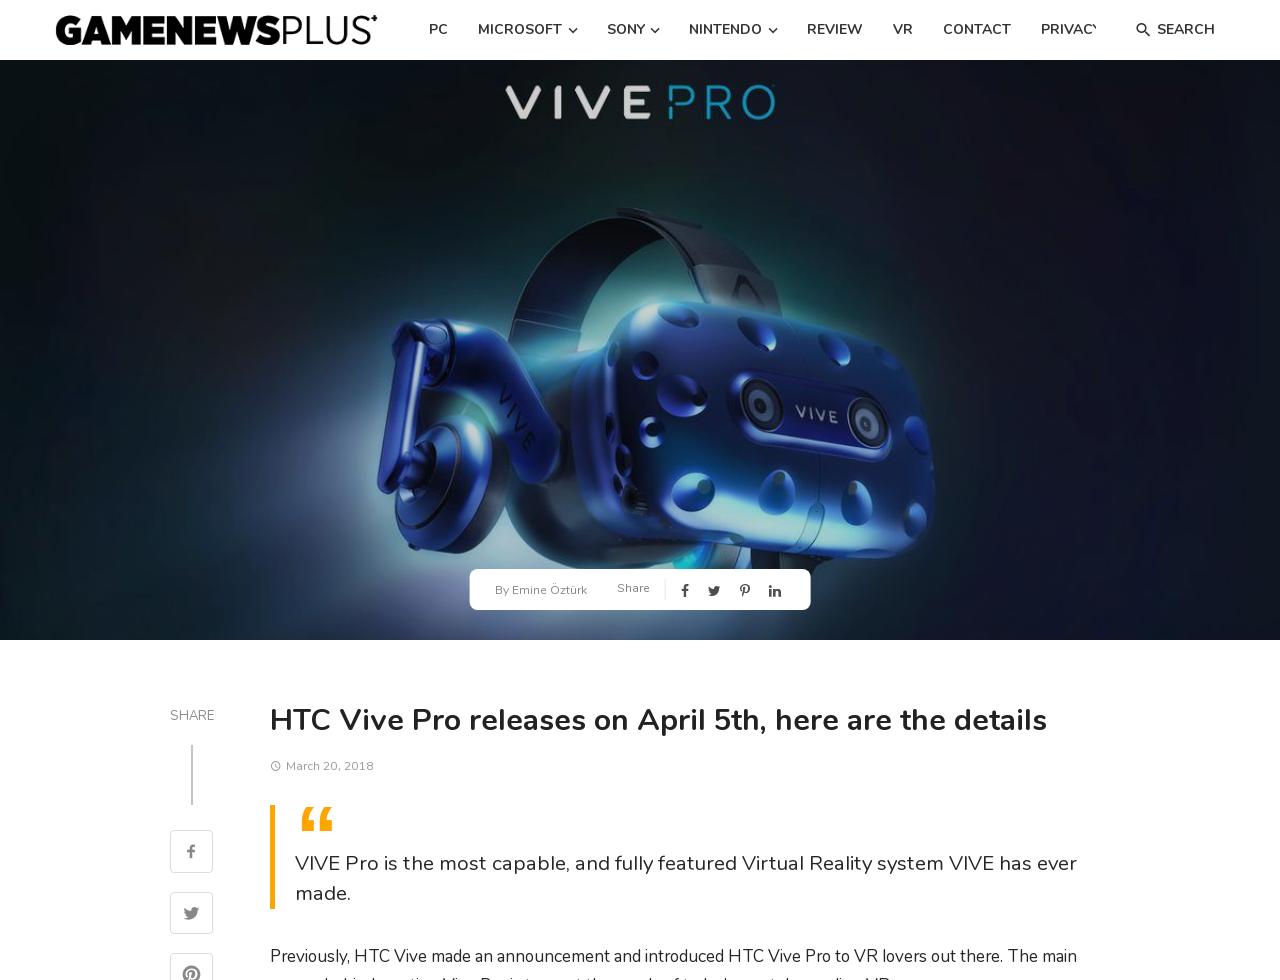 Image resolution: width=1280 pixels, height=980 pixels. I want to click on 'Nintendo', so click(724, 29).